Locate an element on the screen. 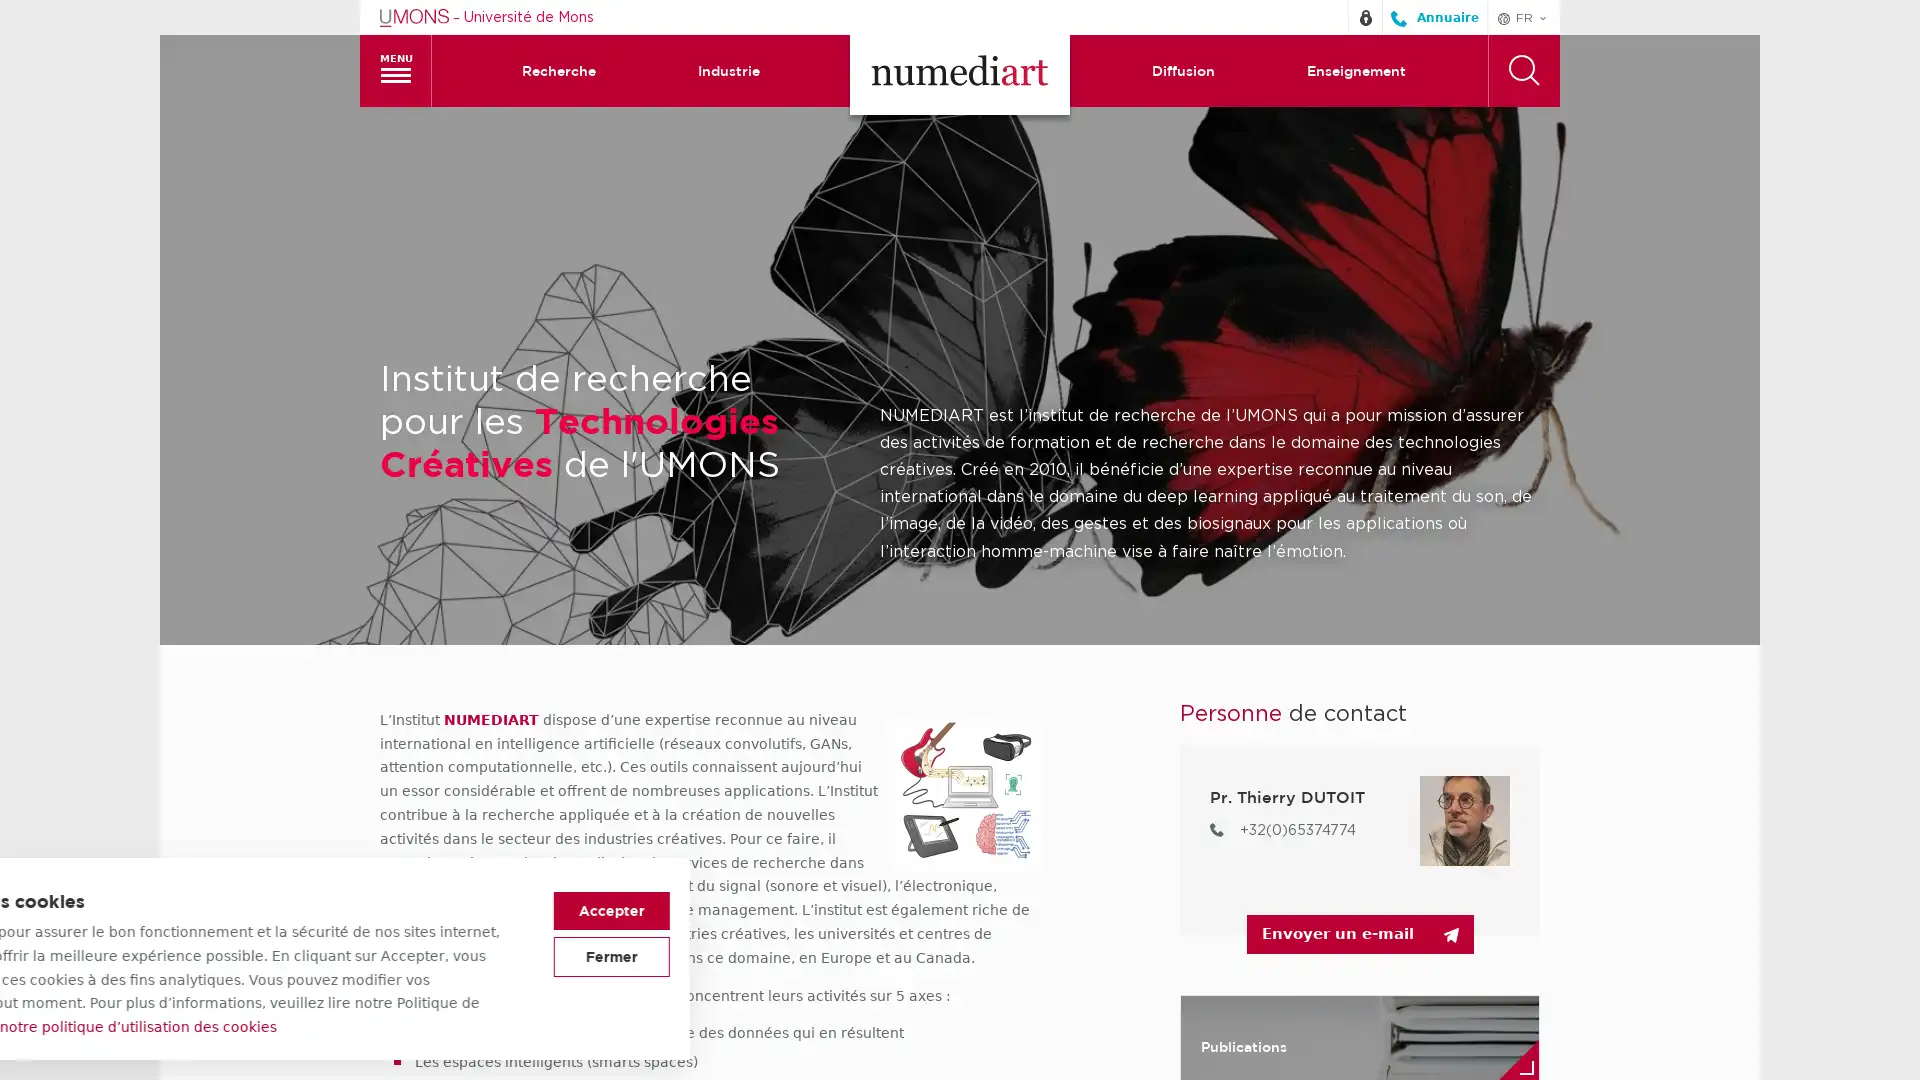  FR is located at coordinates (1522, 16).